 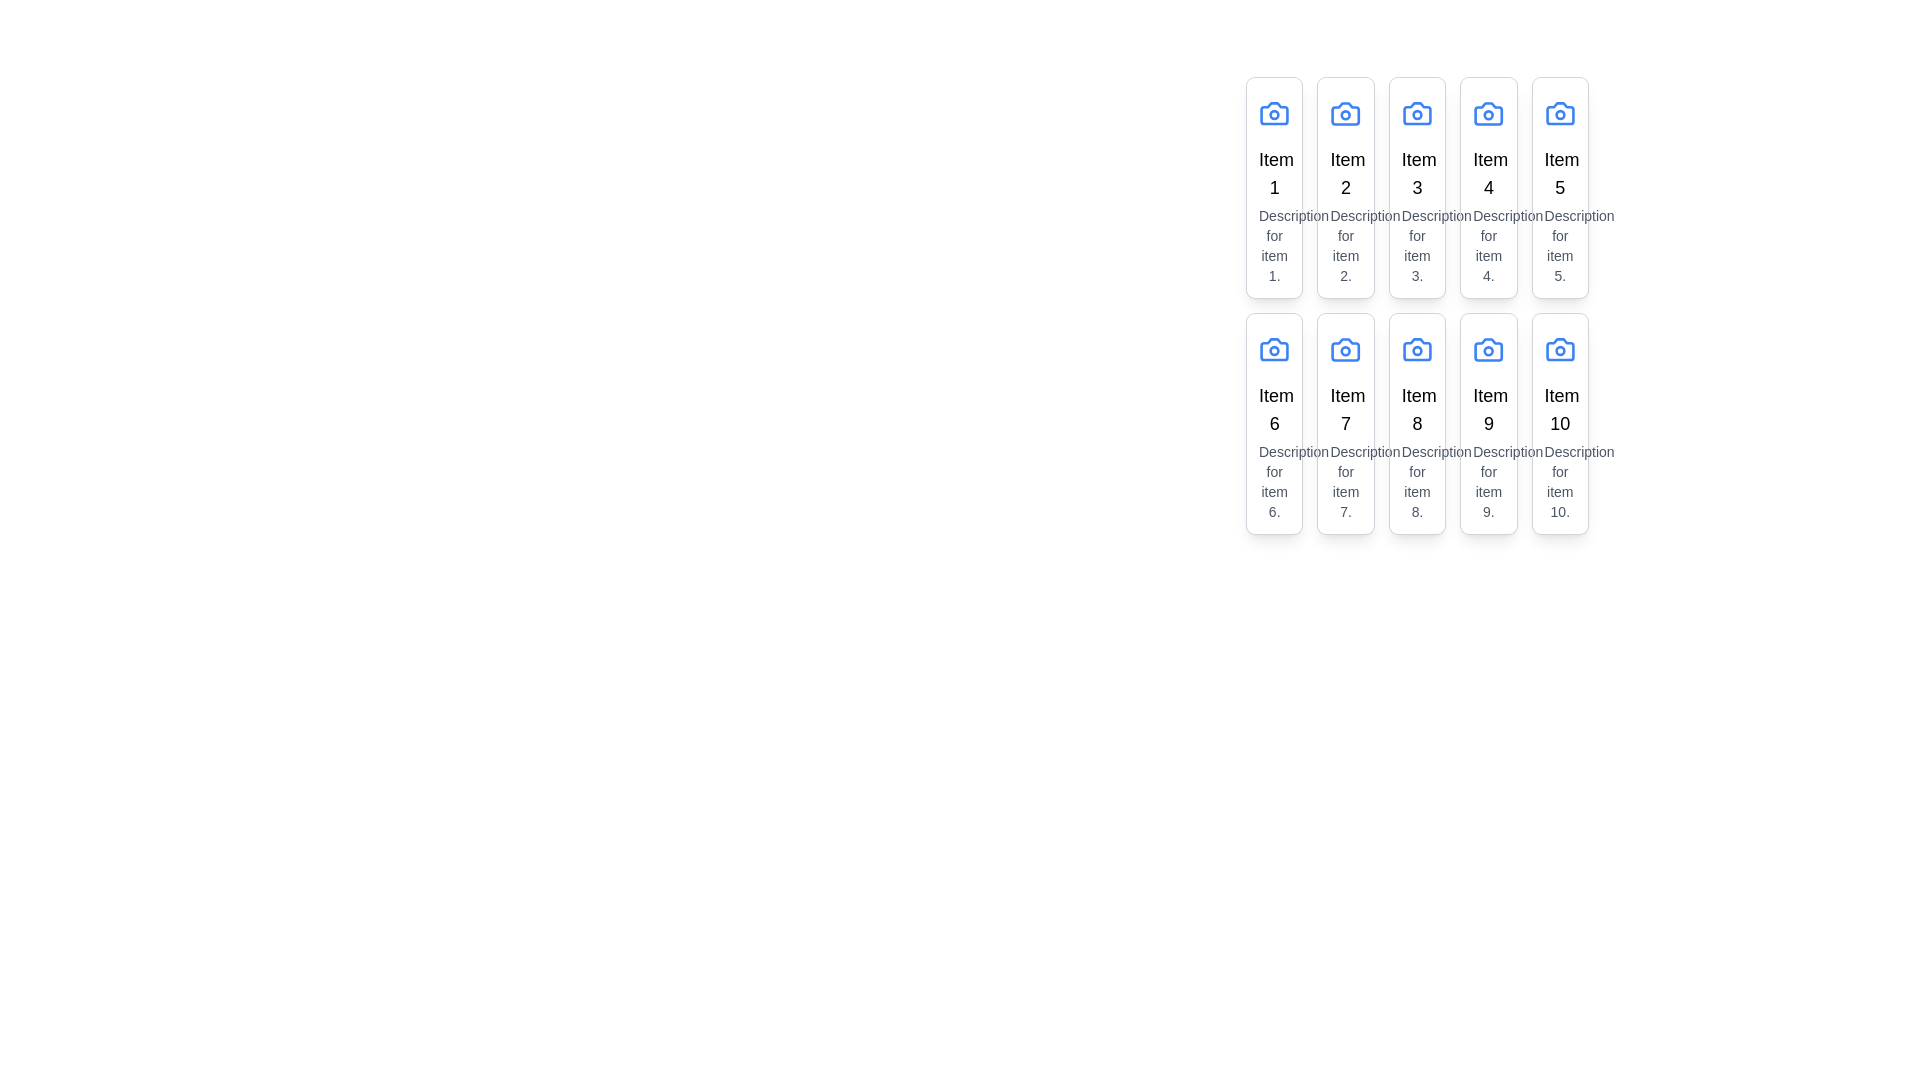 What do you see at coordinates (1346, 245) in the screenshot?
I see `the static text element reading 'Description for item 2.' located in the second card of the interface, which is styled in a small, gray, centered font` at bounding box center [1346, 245].